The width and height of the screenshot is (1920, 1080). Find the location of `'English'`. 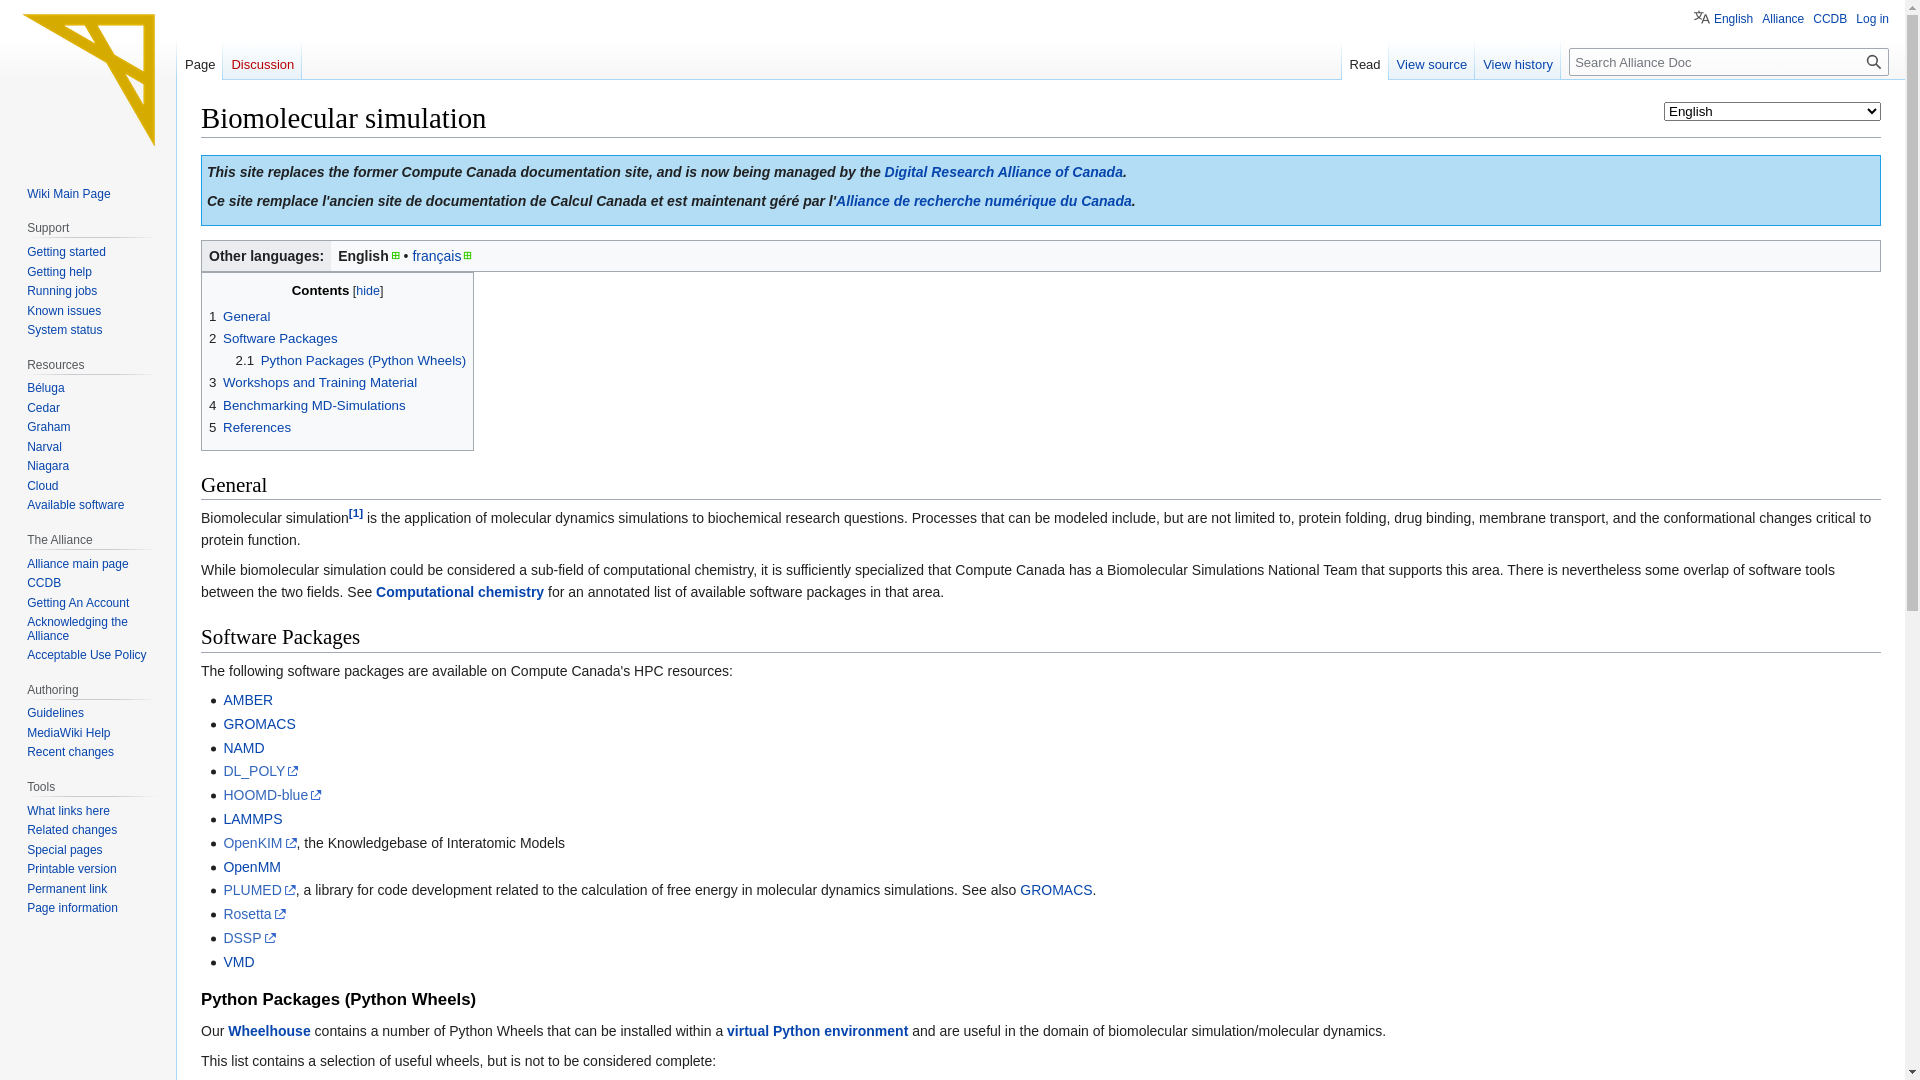

'English' is located at coordinates (1693, 15).